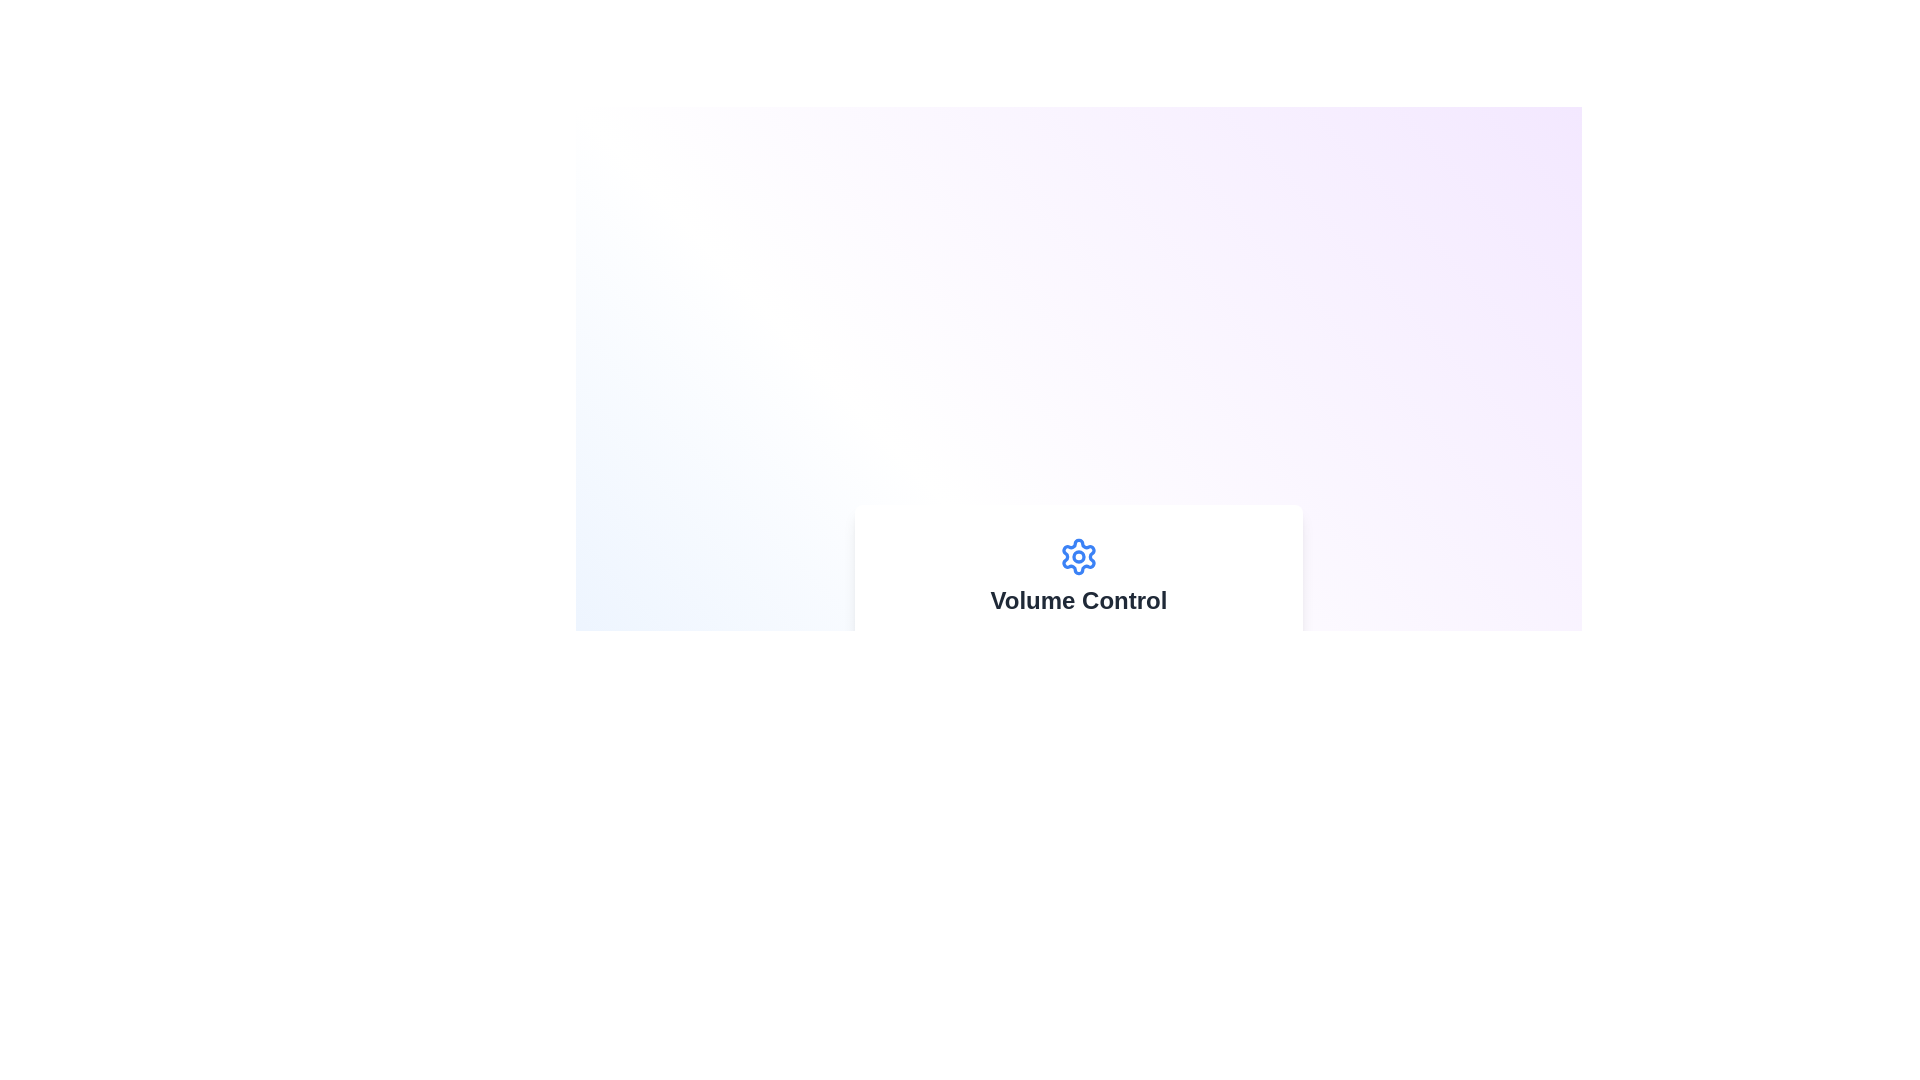  Describe the element at coordinates (1078, 556) in the screenshot. I see `the settings icon located in the 'Volume Control' section, positioned above the text 'Volume Control' and aligned with the section's visual center` at that location.